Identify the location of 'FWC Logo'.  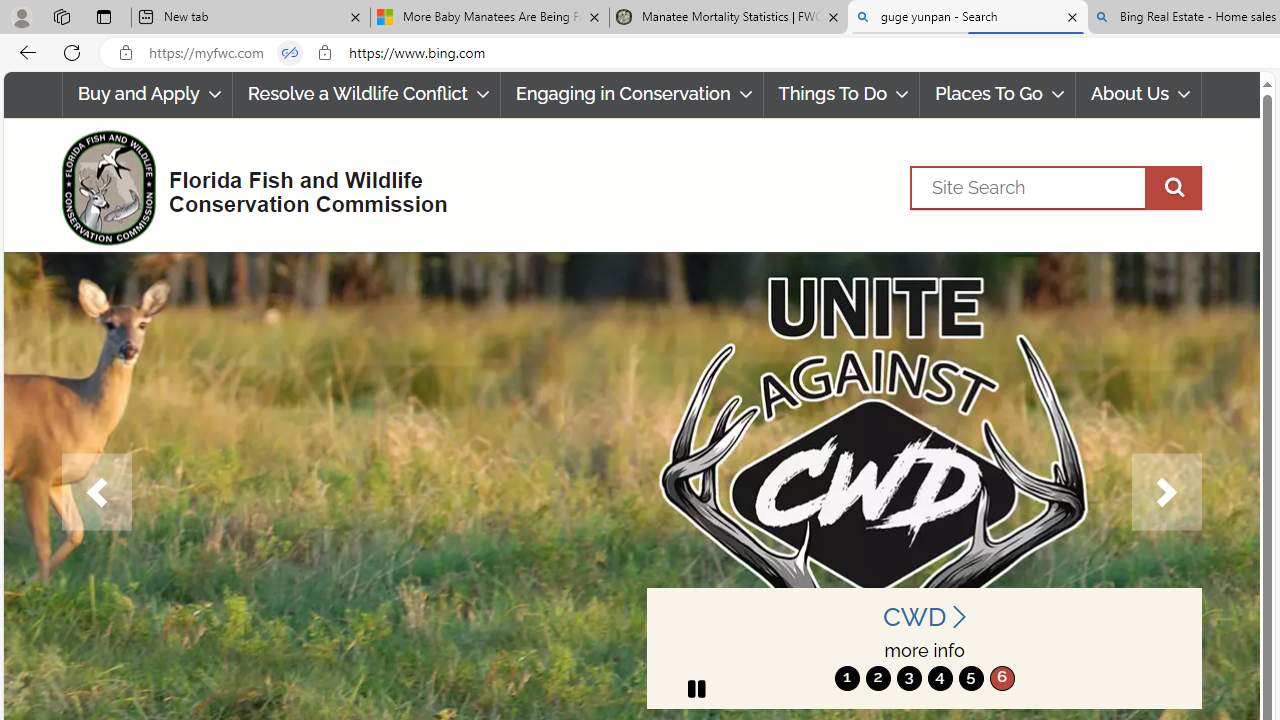
(107, 187).